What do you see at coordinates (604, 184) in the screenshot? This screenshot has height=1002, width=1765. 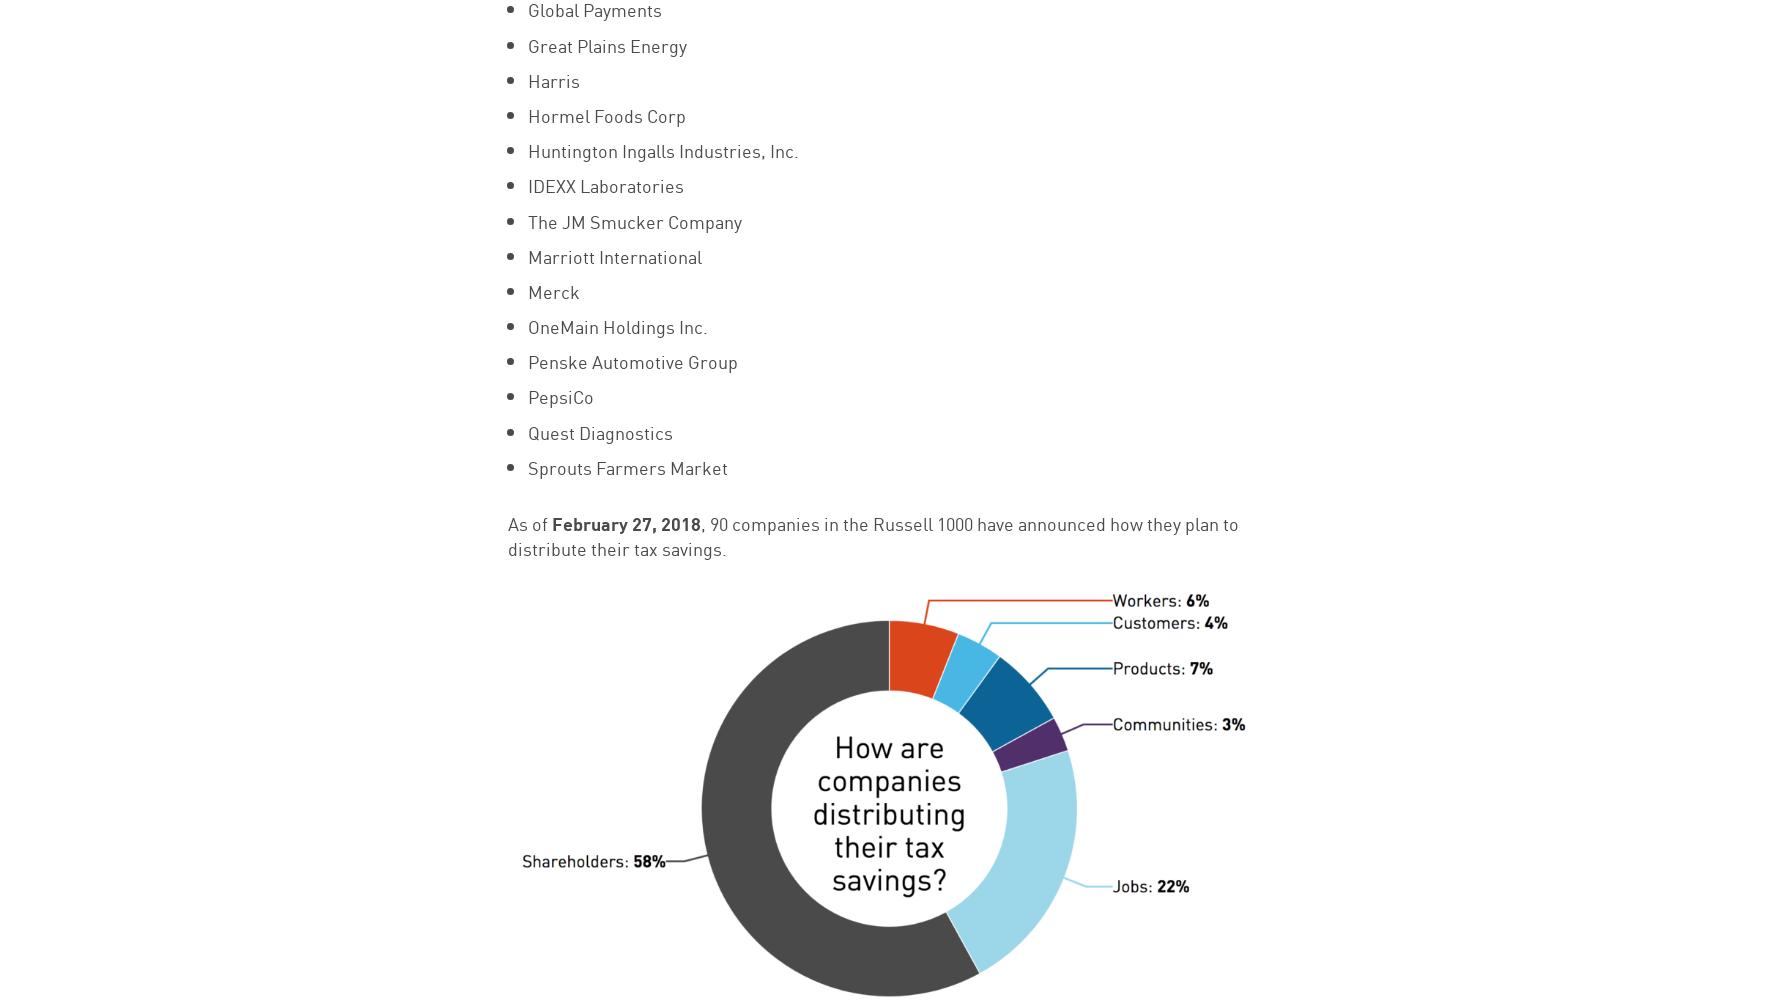 I see `'IDEXX Laboratories'` at bounding box center [604, 184].